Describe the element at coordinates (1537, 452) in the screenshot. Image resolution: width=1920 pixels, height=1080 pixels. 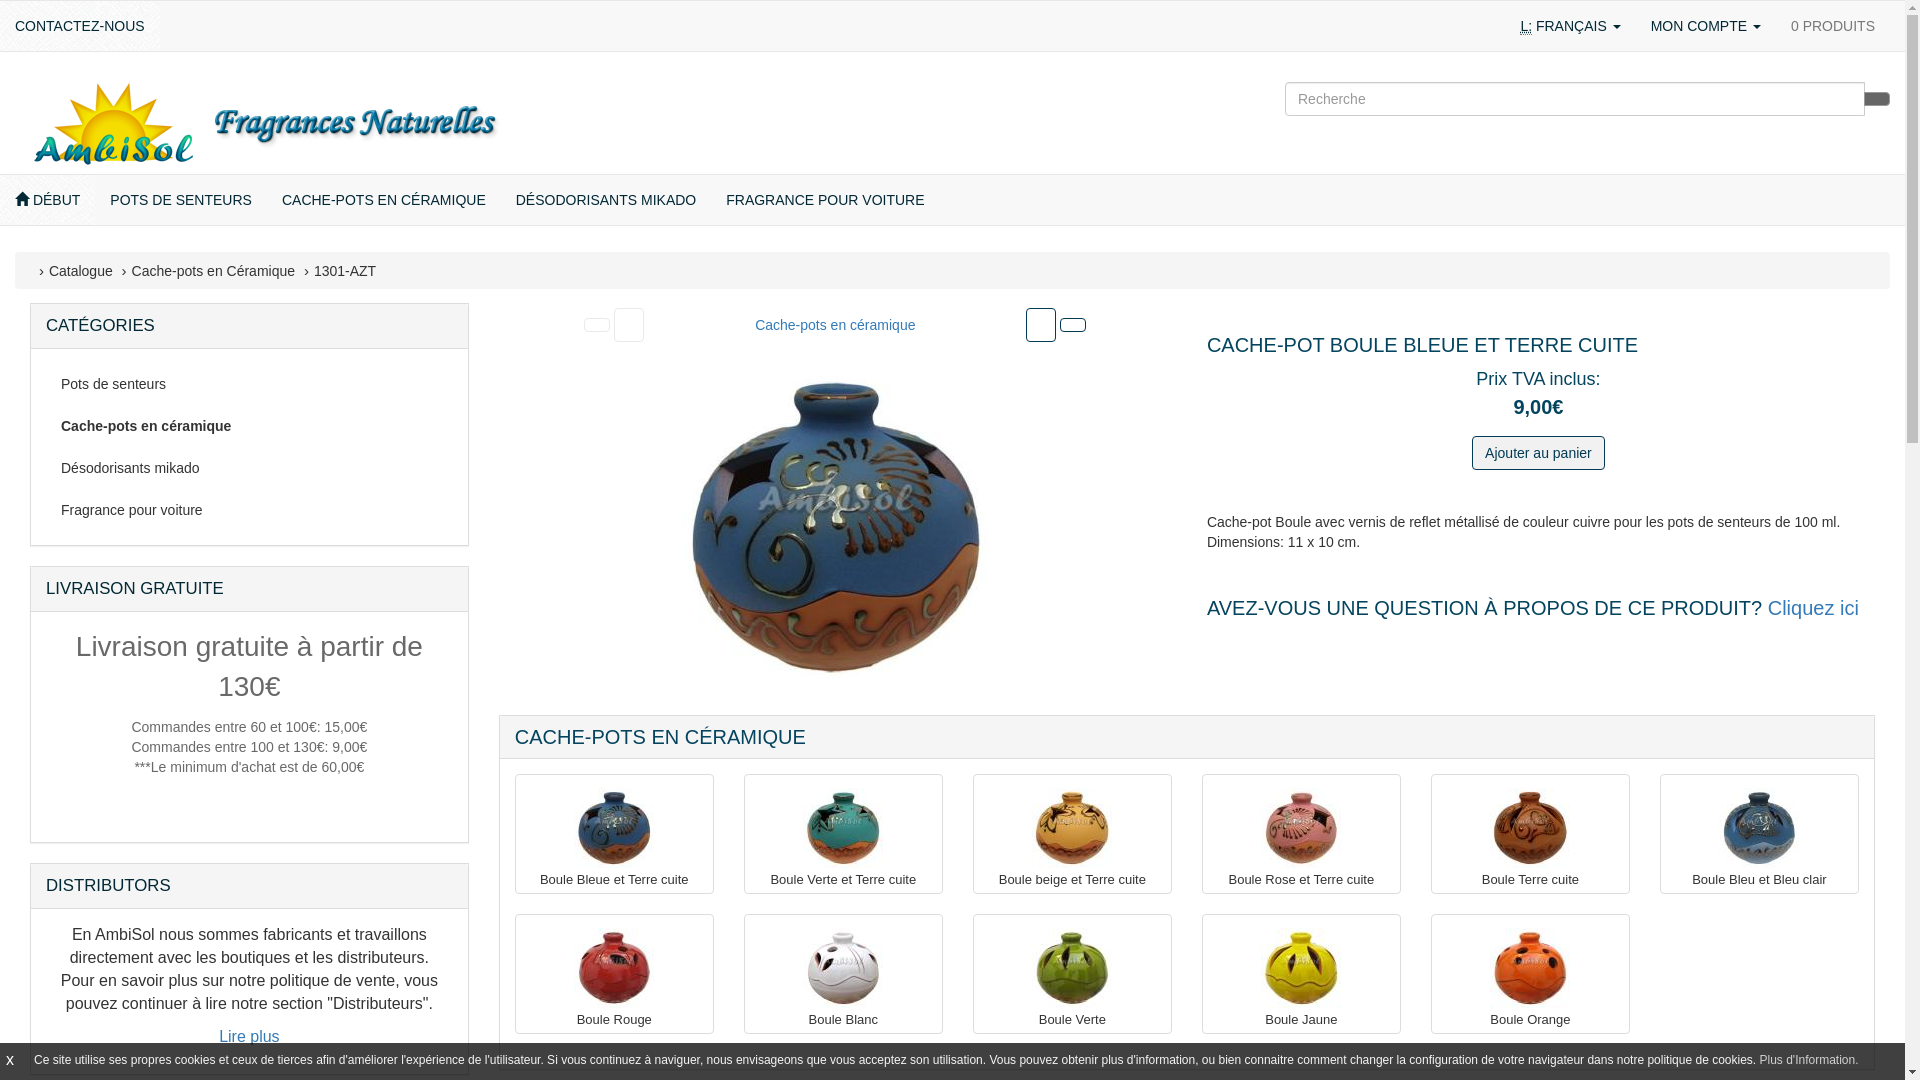
I see `'Ajouter au panier'` at that location.